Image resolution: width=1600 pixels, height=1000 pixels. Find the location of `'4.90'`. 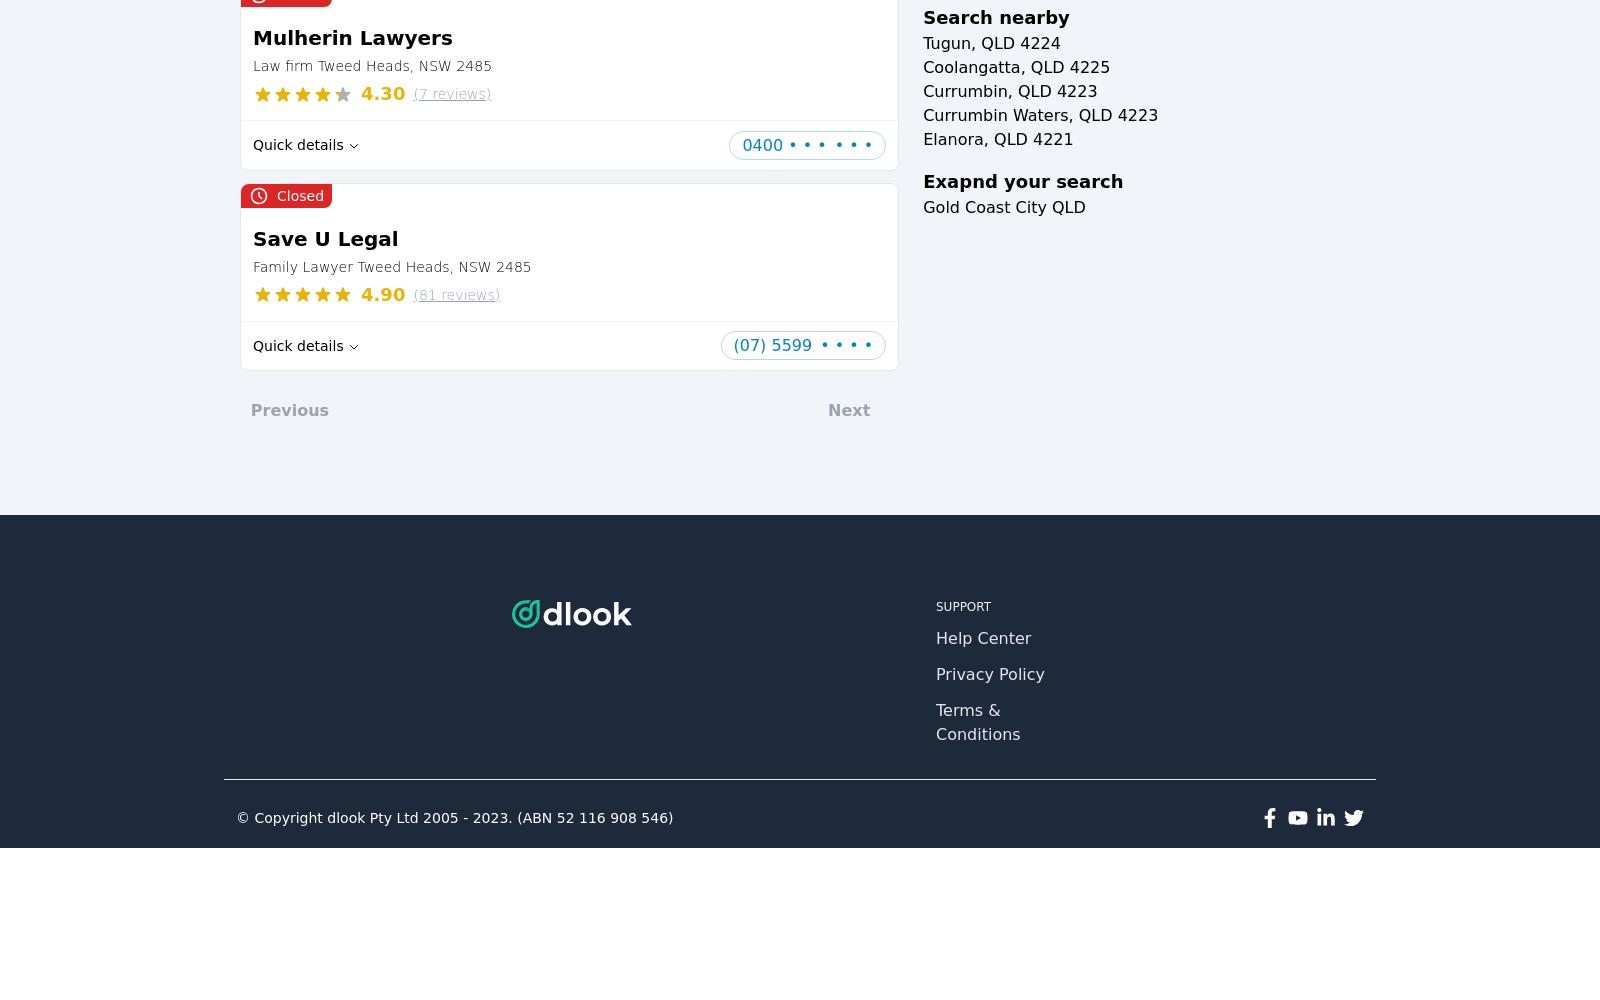

'4.90' is located at coordinates (383, 293).